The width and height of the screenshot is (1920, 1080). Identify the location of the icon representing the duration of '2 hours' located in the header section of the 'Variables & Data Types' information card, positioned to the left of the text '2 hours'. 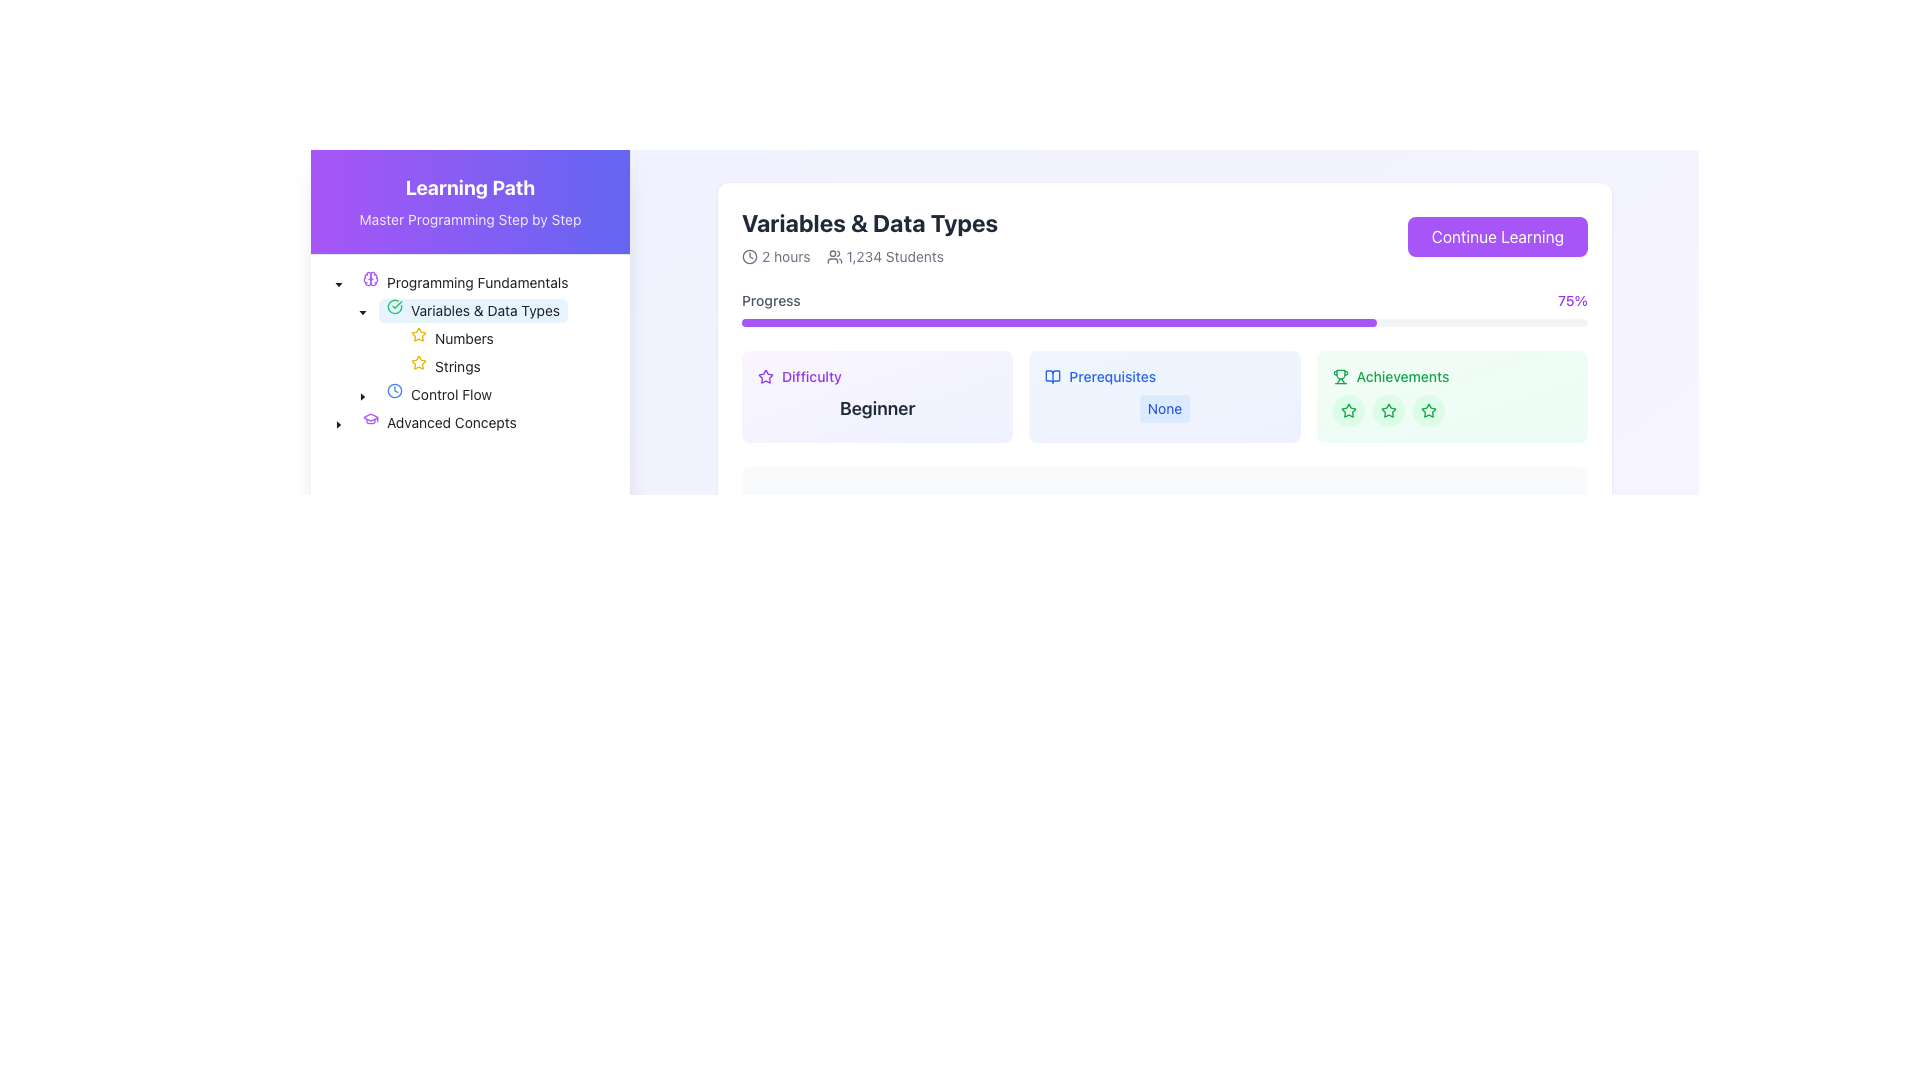
(748, 256).